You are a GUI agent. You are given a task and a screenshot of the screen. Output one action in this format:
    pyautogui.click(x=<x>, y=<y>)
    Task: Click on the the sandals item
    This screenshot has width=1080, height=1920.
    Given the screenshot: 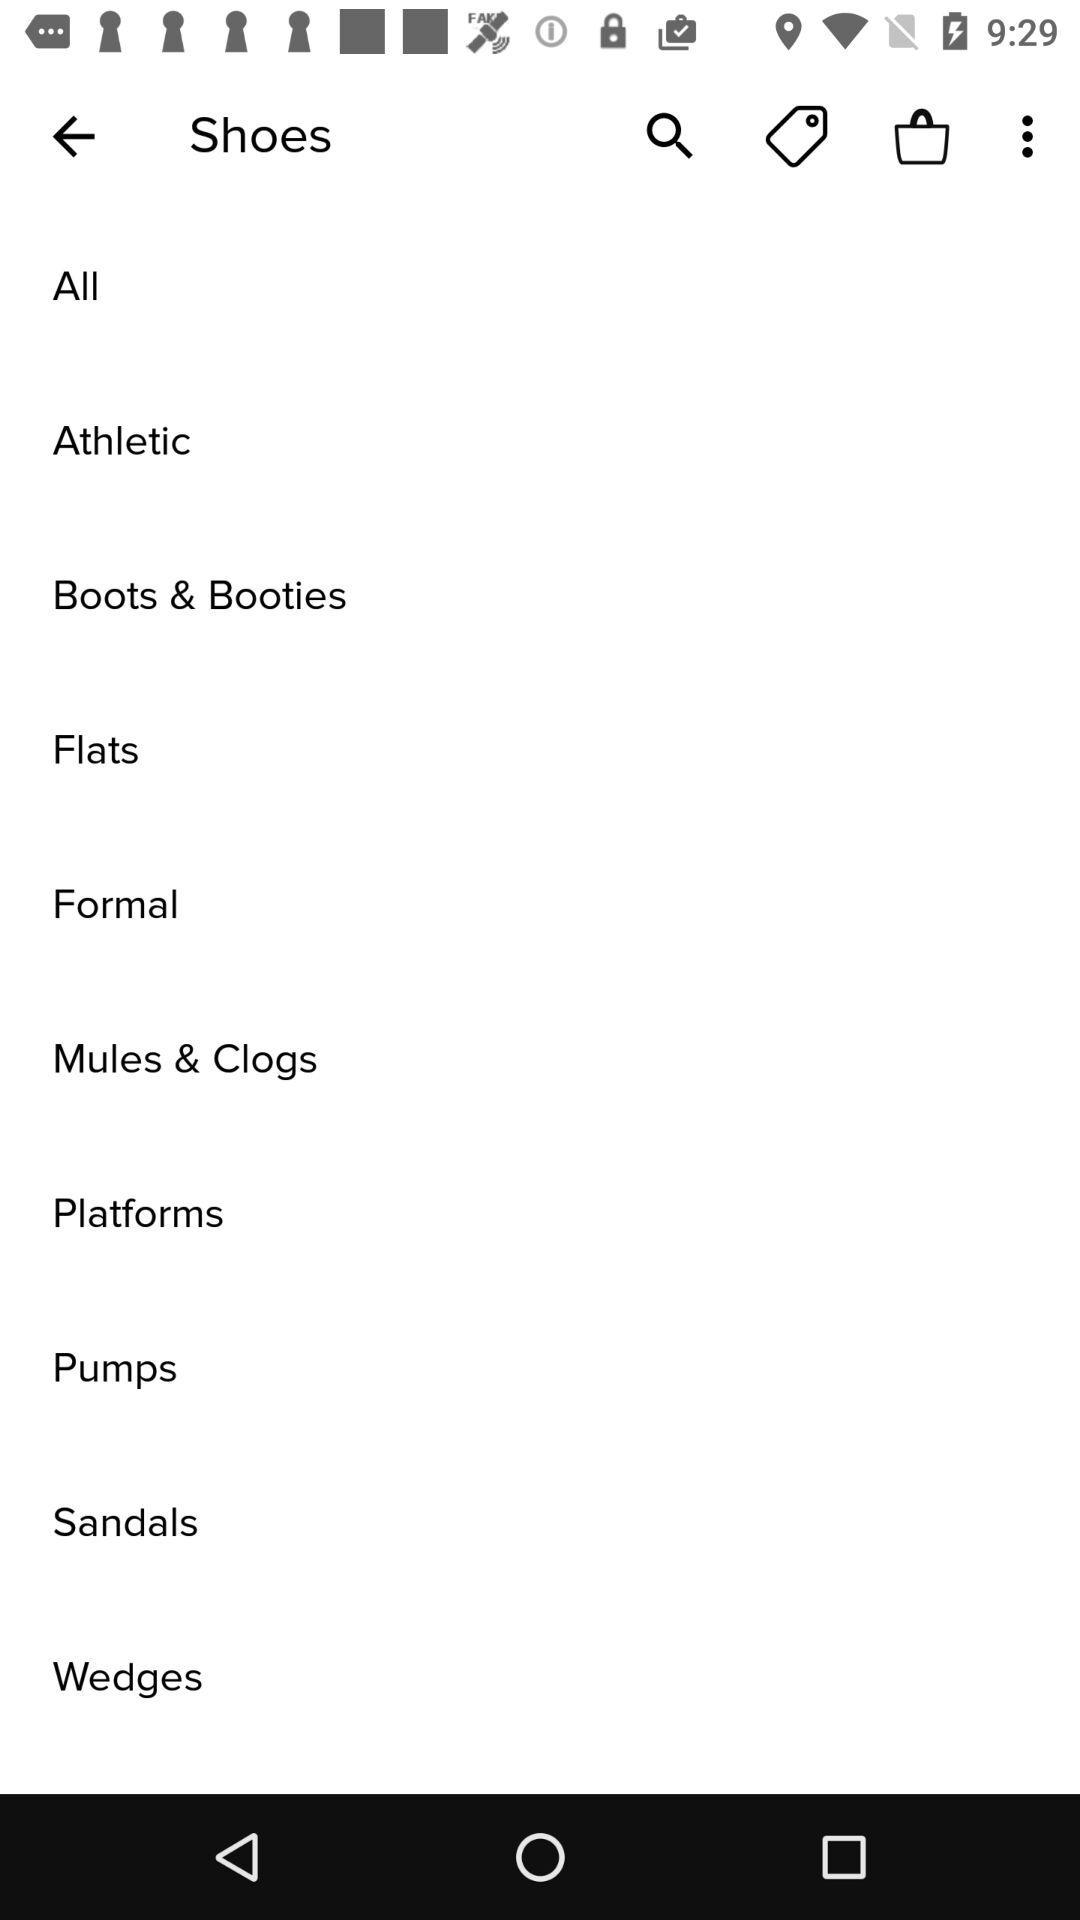 What is the action you would take?
    pyautogui.click(x=540, y=1522)
    